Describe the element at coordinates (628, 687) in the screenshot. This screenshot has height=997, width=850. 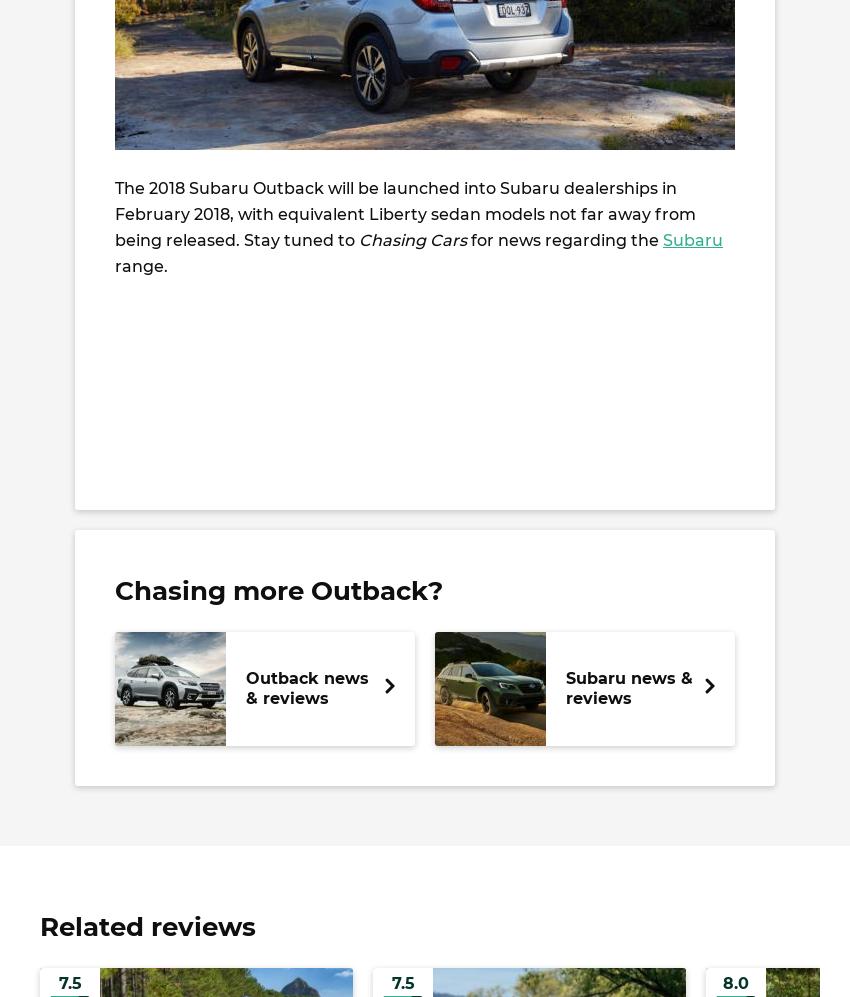
I see `'Subaru news & reviews'` at that location.